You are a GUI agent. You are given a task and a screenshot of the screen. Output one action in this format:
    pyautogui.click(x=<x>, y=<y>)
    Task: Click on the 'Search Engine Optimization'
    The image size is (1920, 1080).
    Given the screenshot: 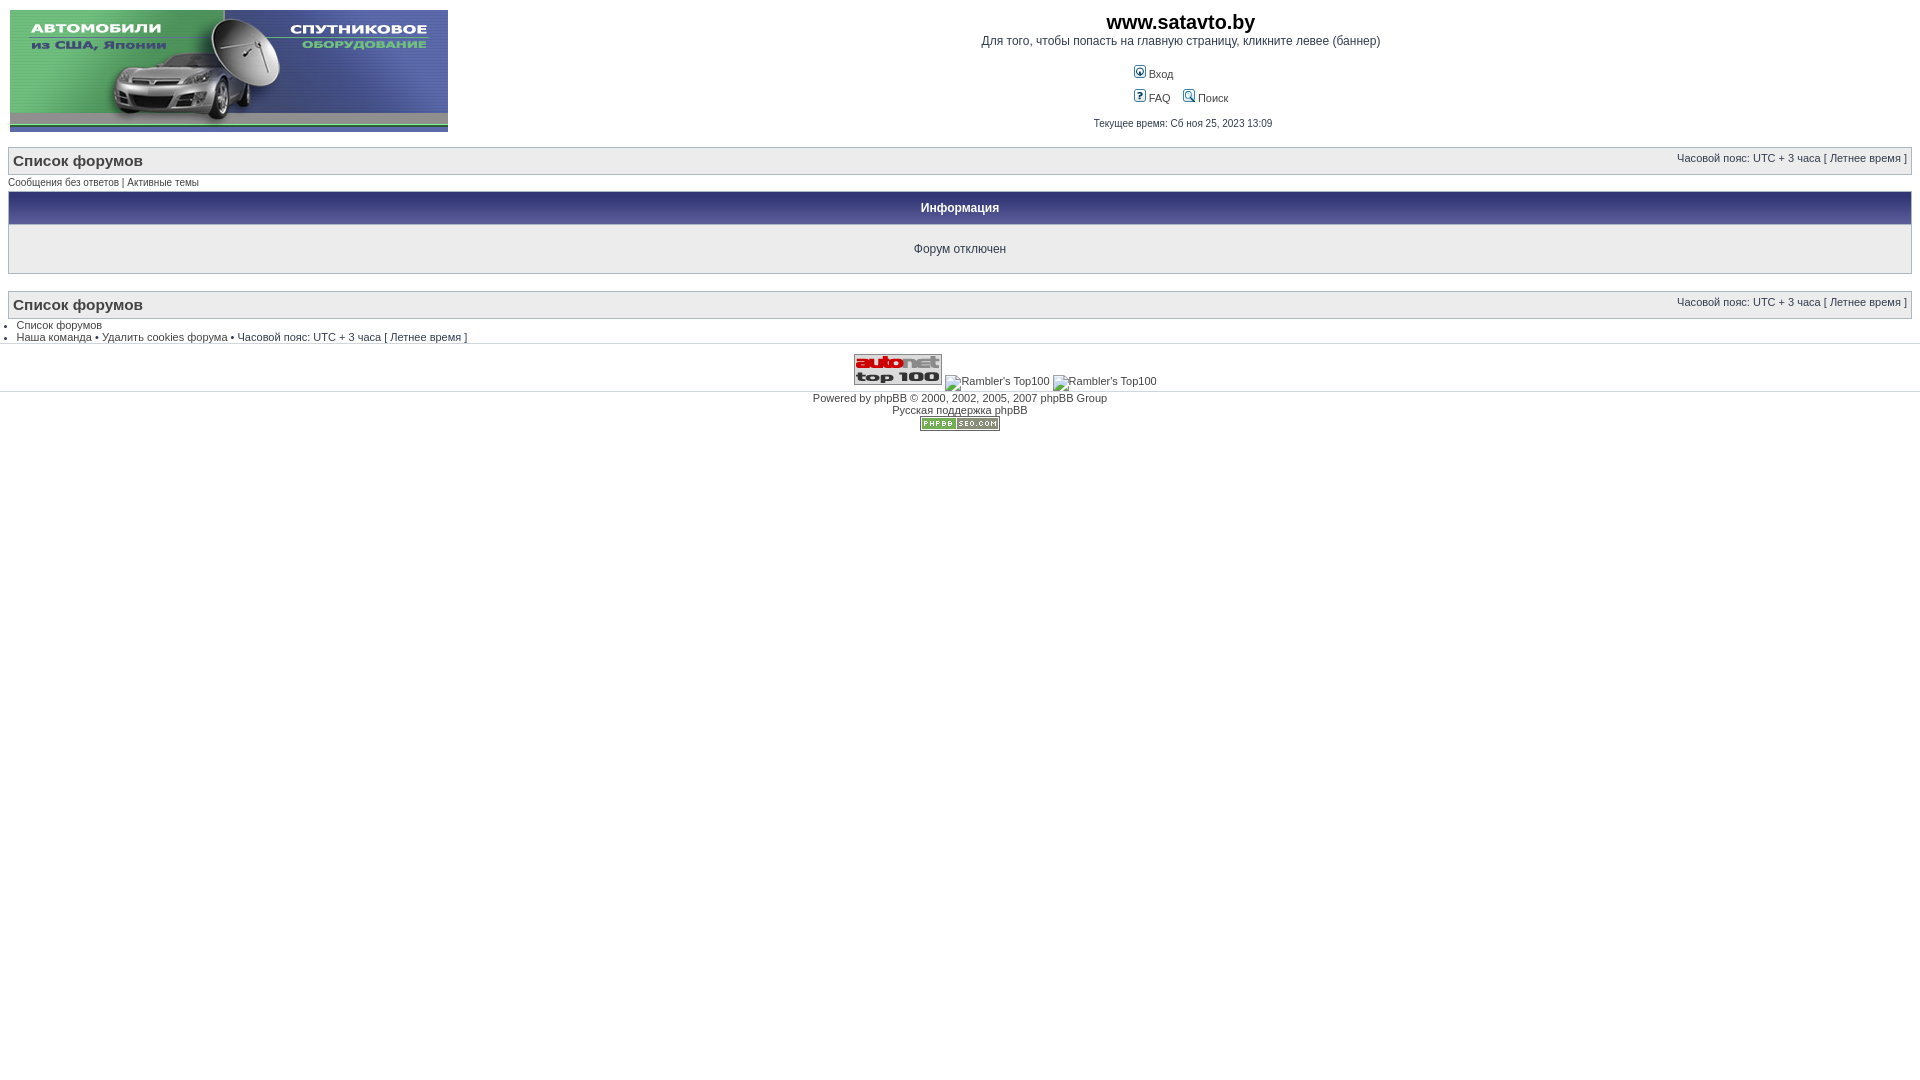 What is the action you would take?
    pyautogui.click(x=960, y=426)
    